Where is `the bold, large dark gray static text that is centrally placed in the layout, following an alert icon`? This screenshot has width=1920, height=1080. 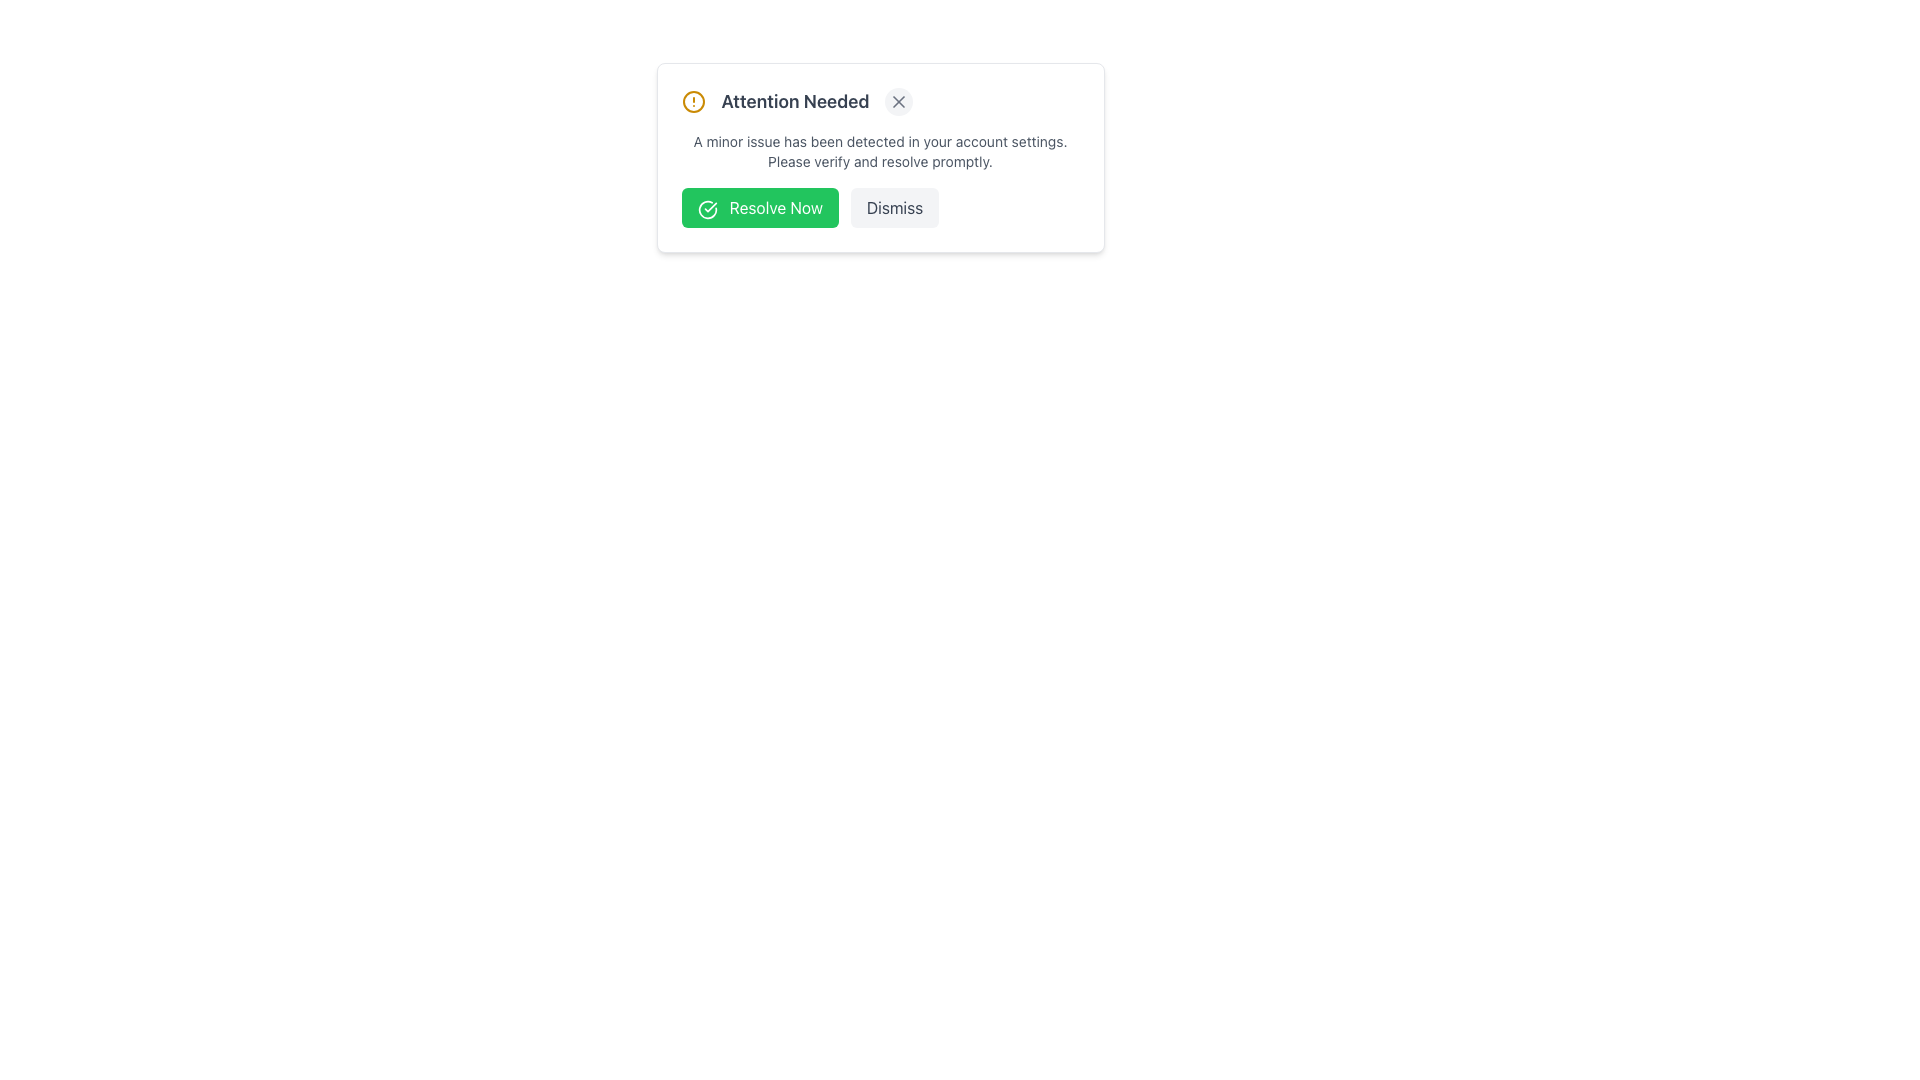
the bold, large dark gray static text that is centrally placed in the layout, following an alert icon is located at coordinates (794, 101).